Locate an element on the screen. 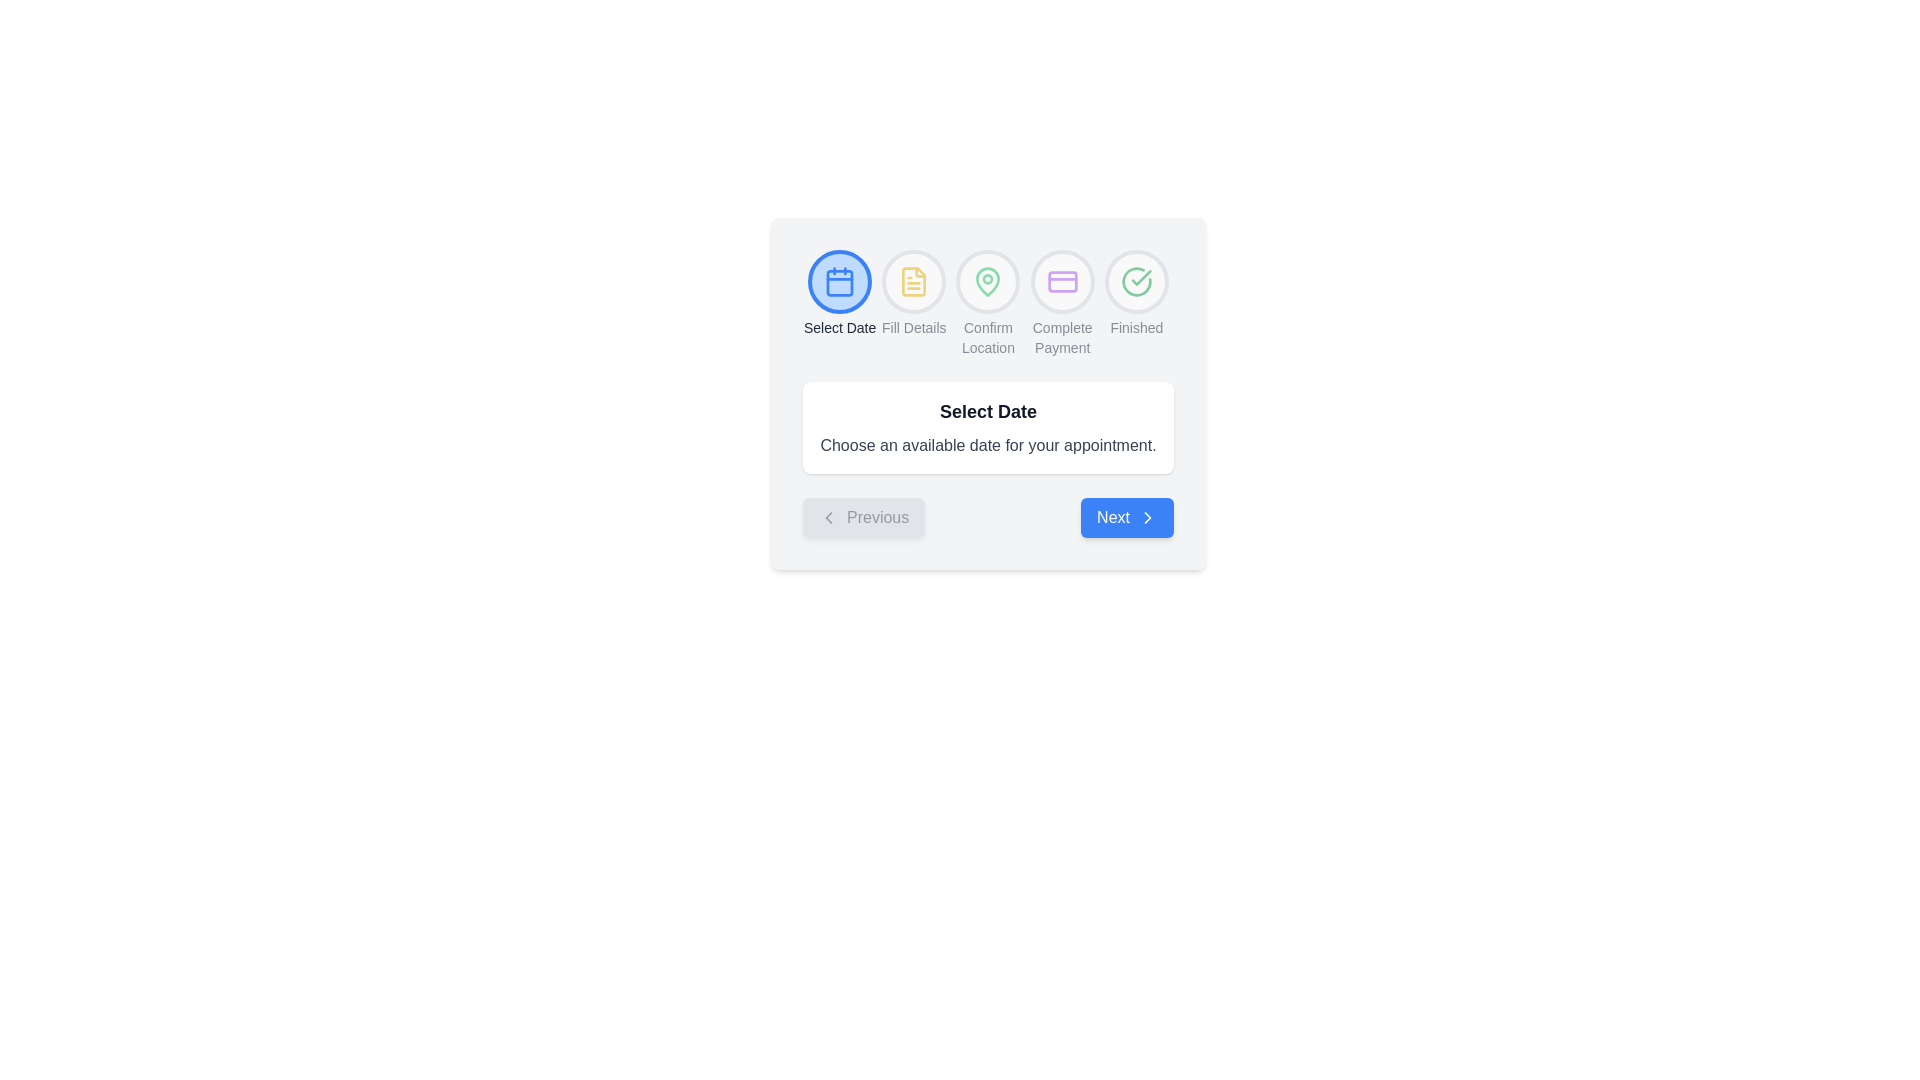  the status of the fifth icon representing a completion indicator in the progress section is located at coordinates (1136, 281).